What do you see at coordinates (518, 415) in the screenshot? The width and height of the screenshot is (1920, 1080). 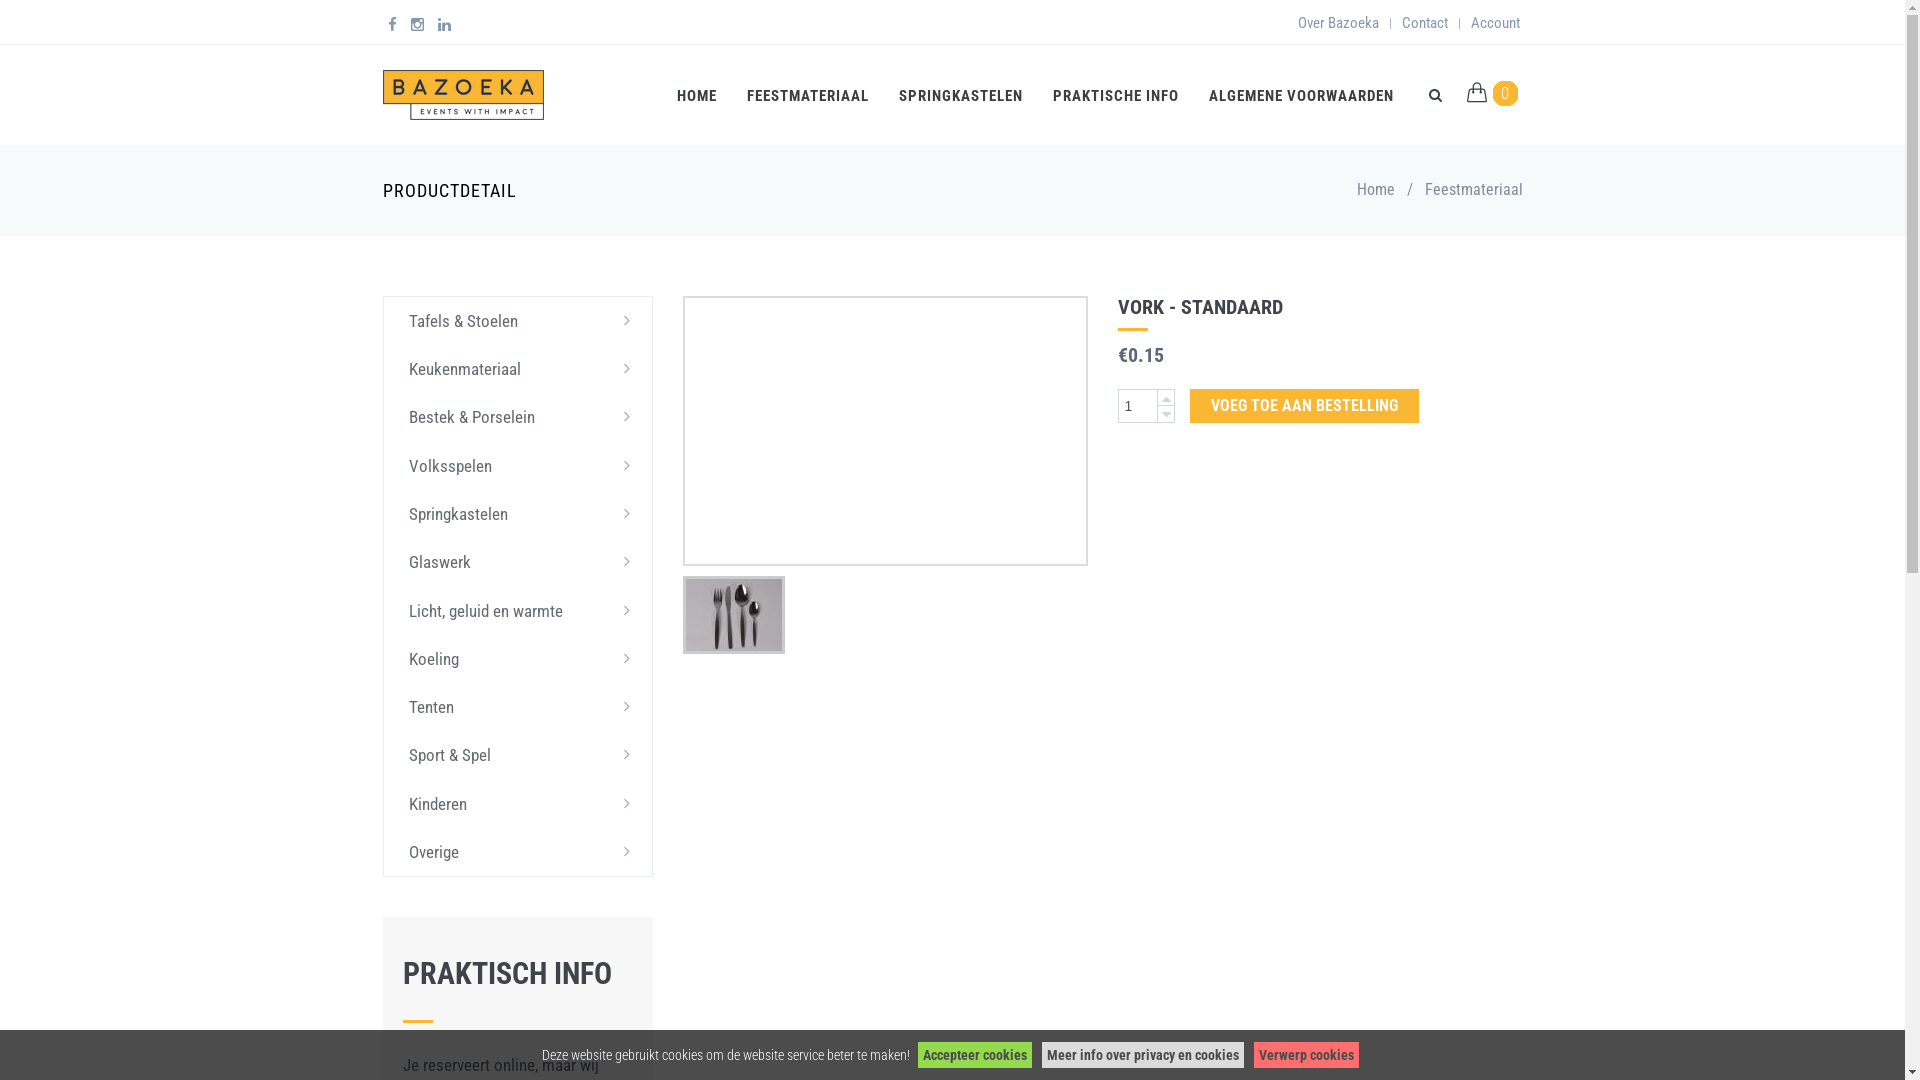 I see `'Bestek & Porselein'` at bounding box center [518, 415].